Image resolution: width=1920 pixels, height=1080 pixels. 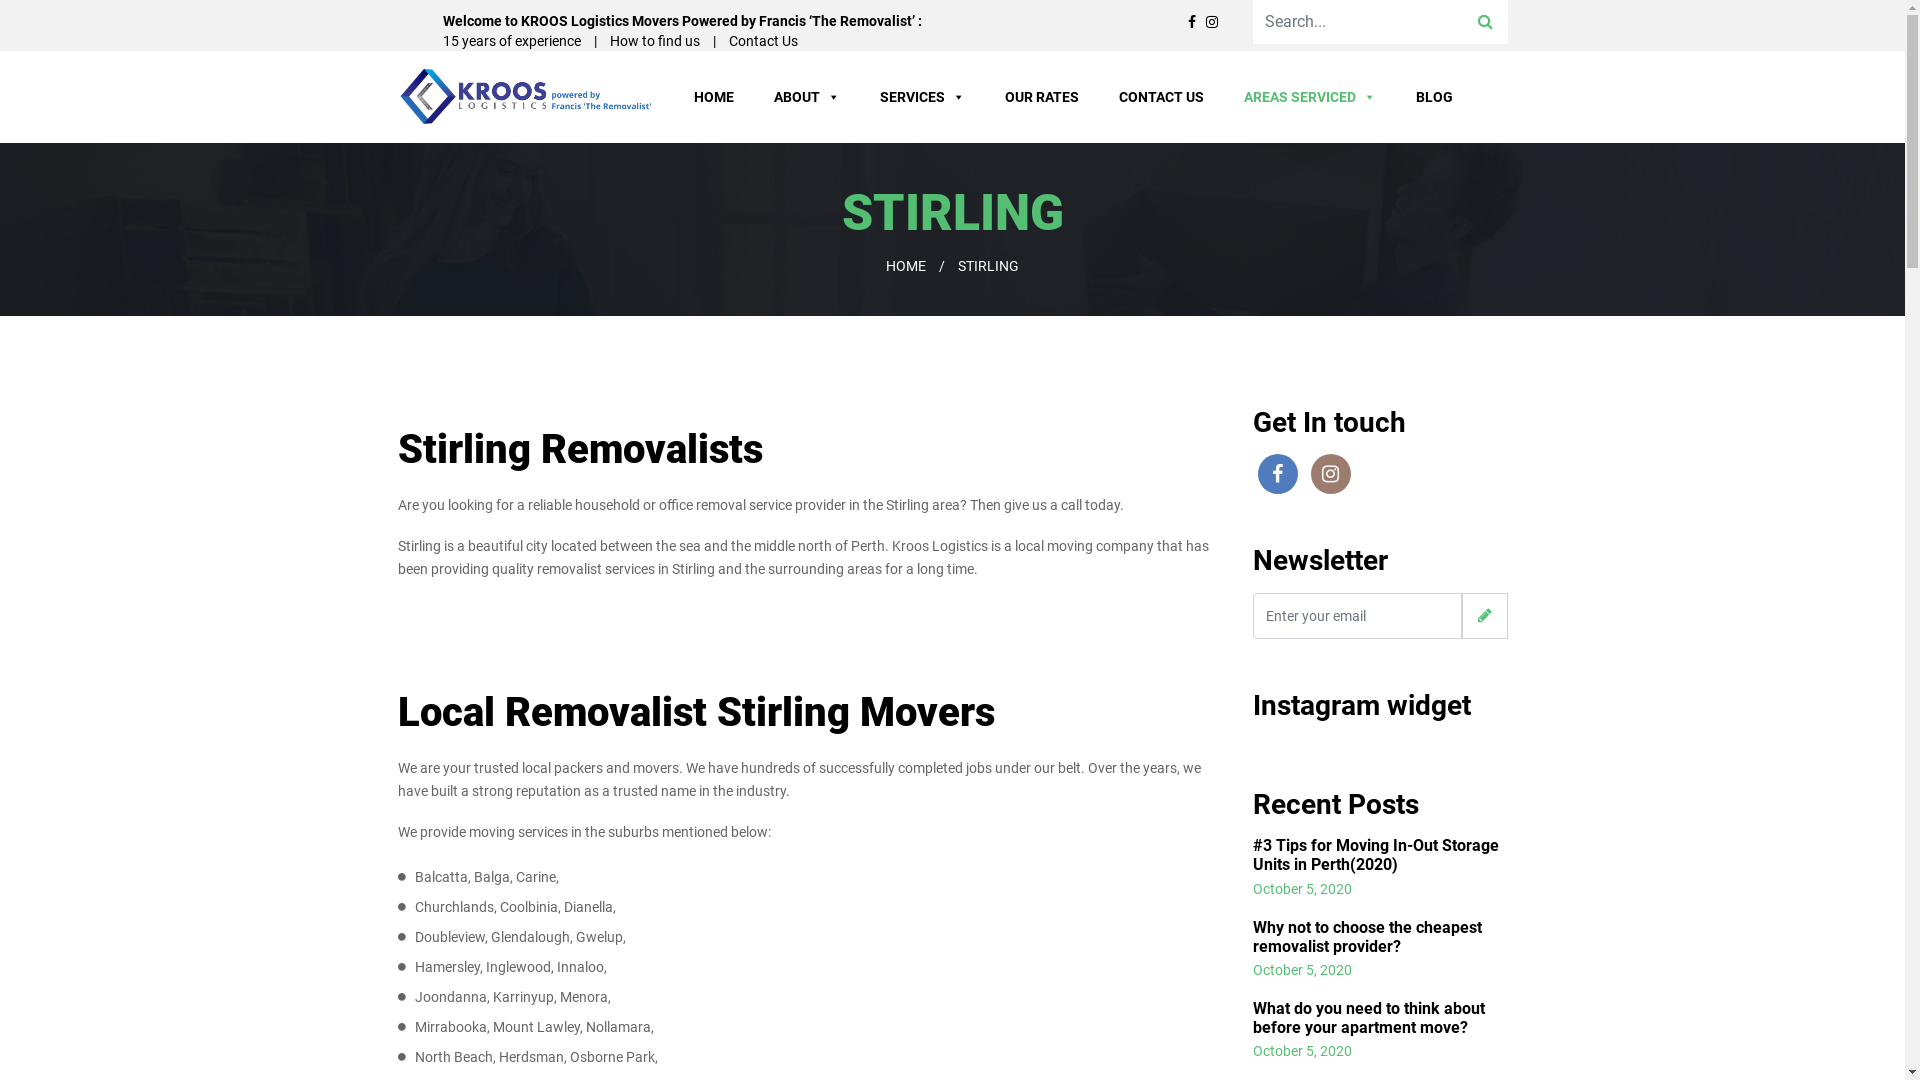 What do you see at coordinates (1160, 96) in the screenshot?
I see `'CONTACT US'` at bounding box center [1160, 96].